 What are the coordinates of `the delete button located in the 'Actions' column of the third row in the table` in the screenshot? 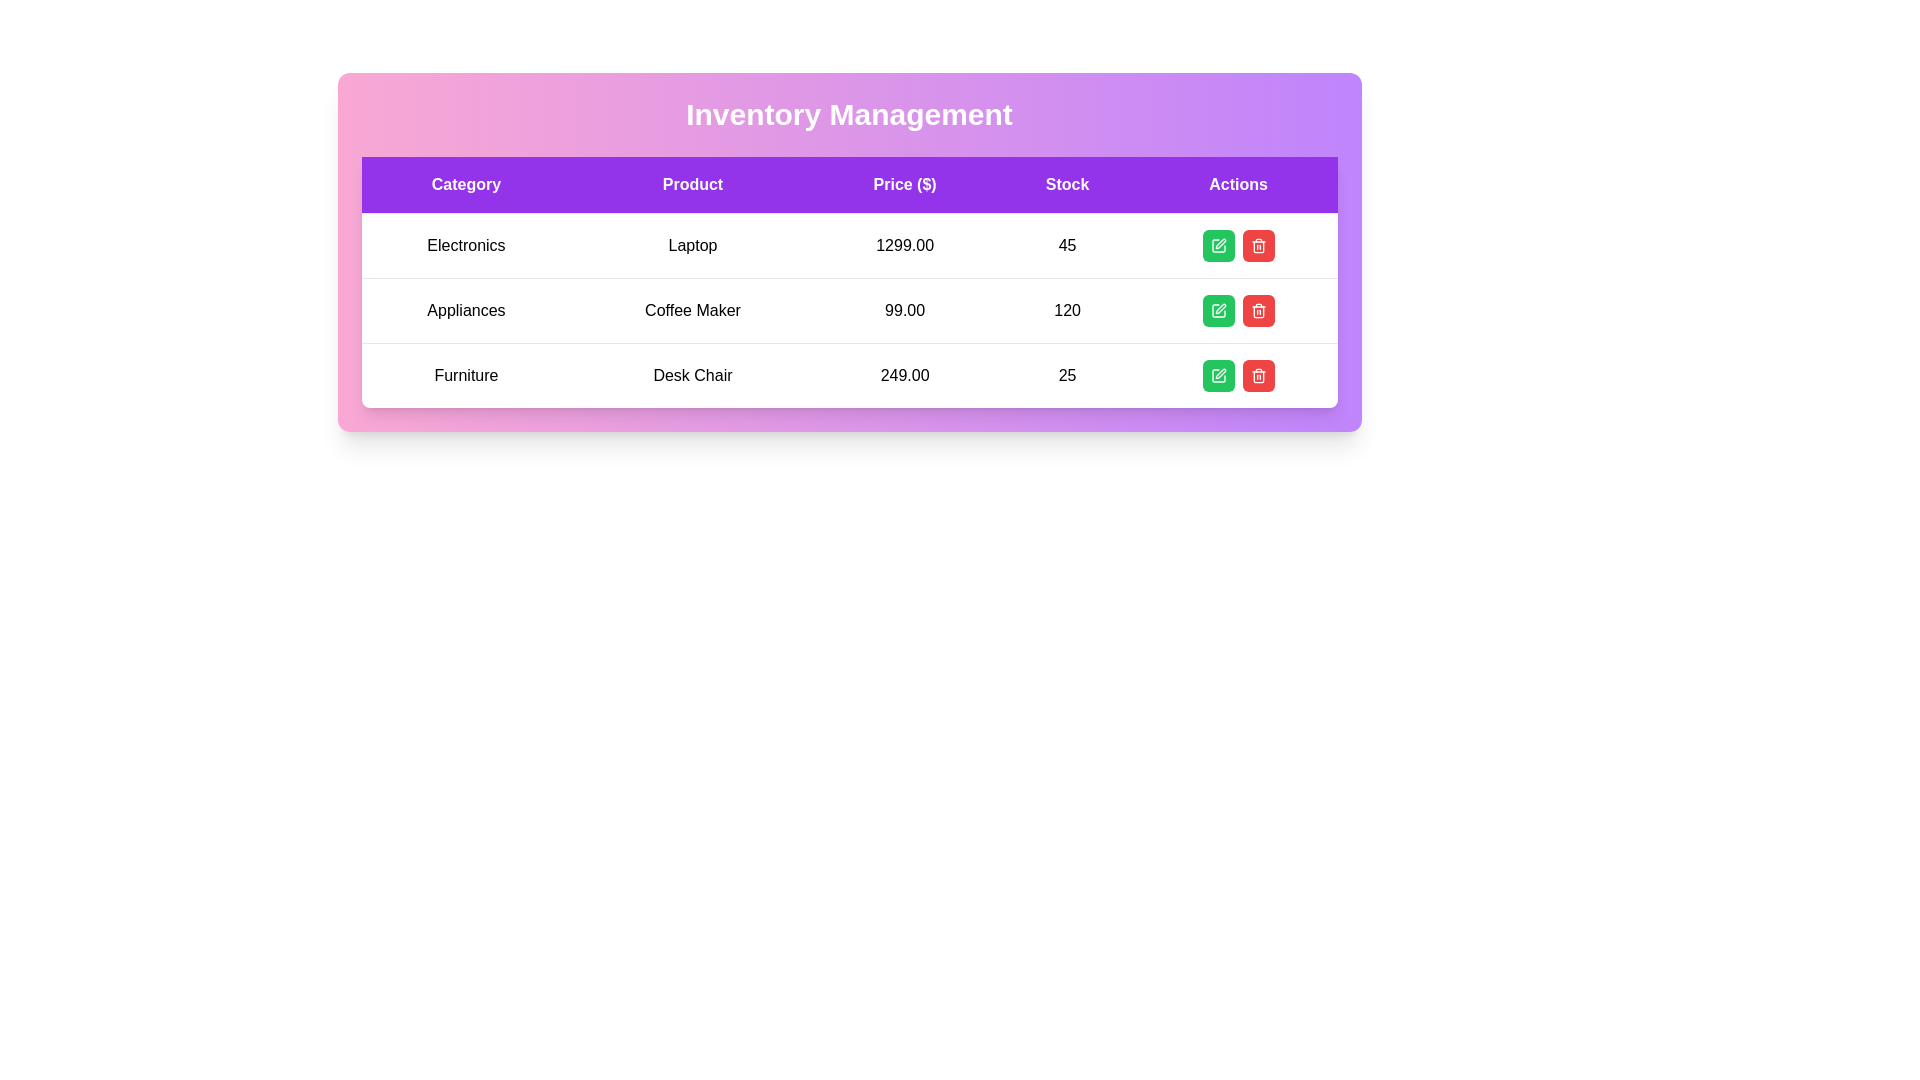 It's located at (1257, 375).